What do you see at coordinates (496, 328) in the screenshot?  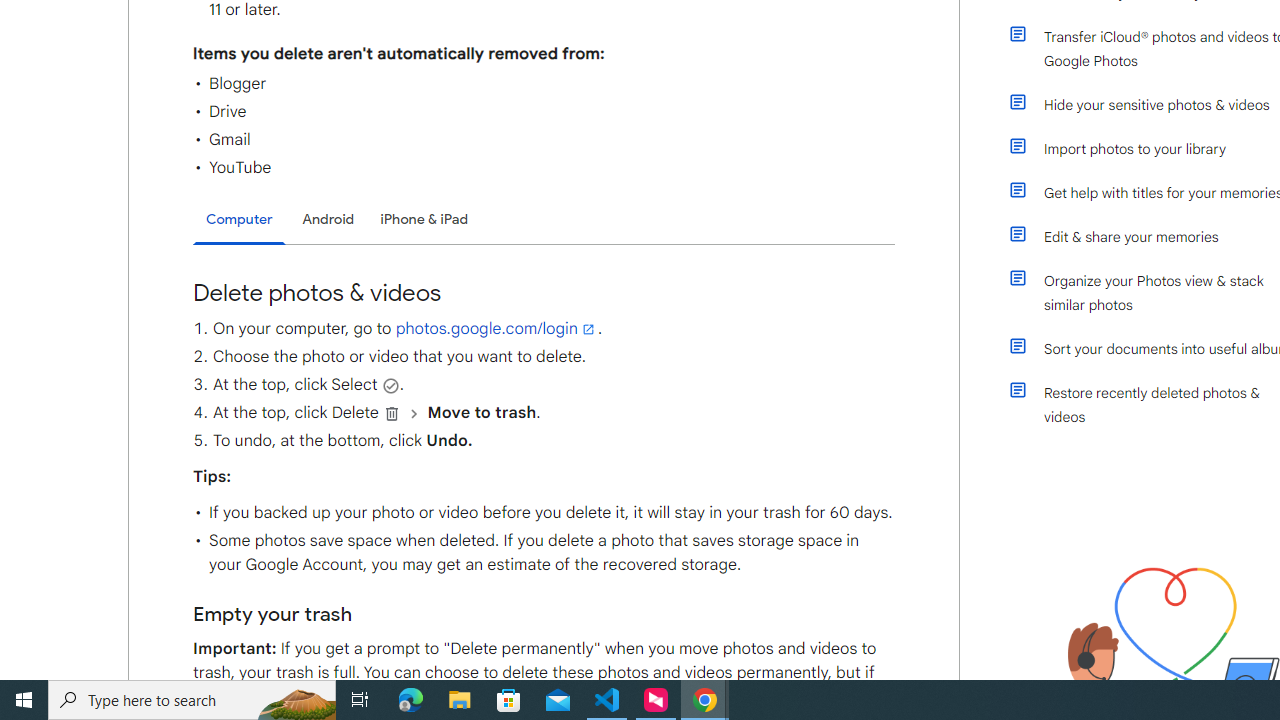 I see `'photos.google.com/login'` at bounding box center [496, 328].